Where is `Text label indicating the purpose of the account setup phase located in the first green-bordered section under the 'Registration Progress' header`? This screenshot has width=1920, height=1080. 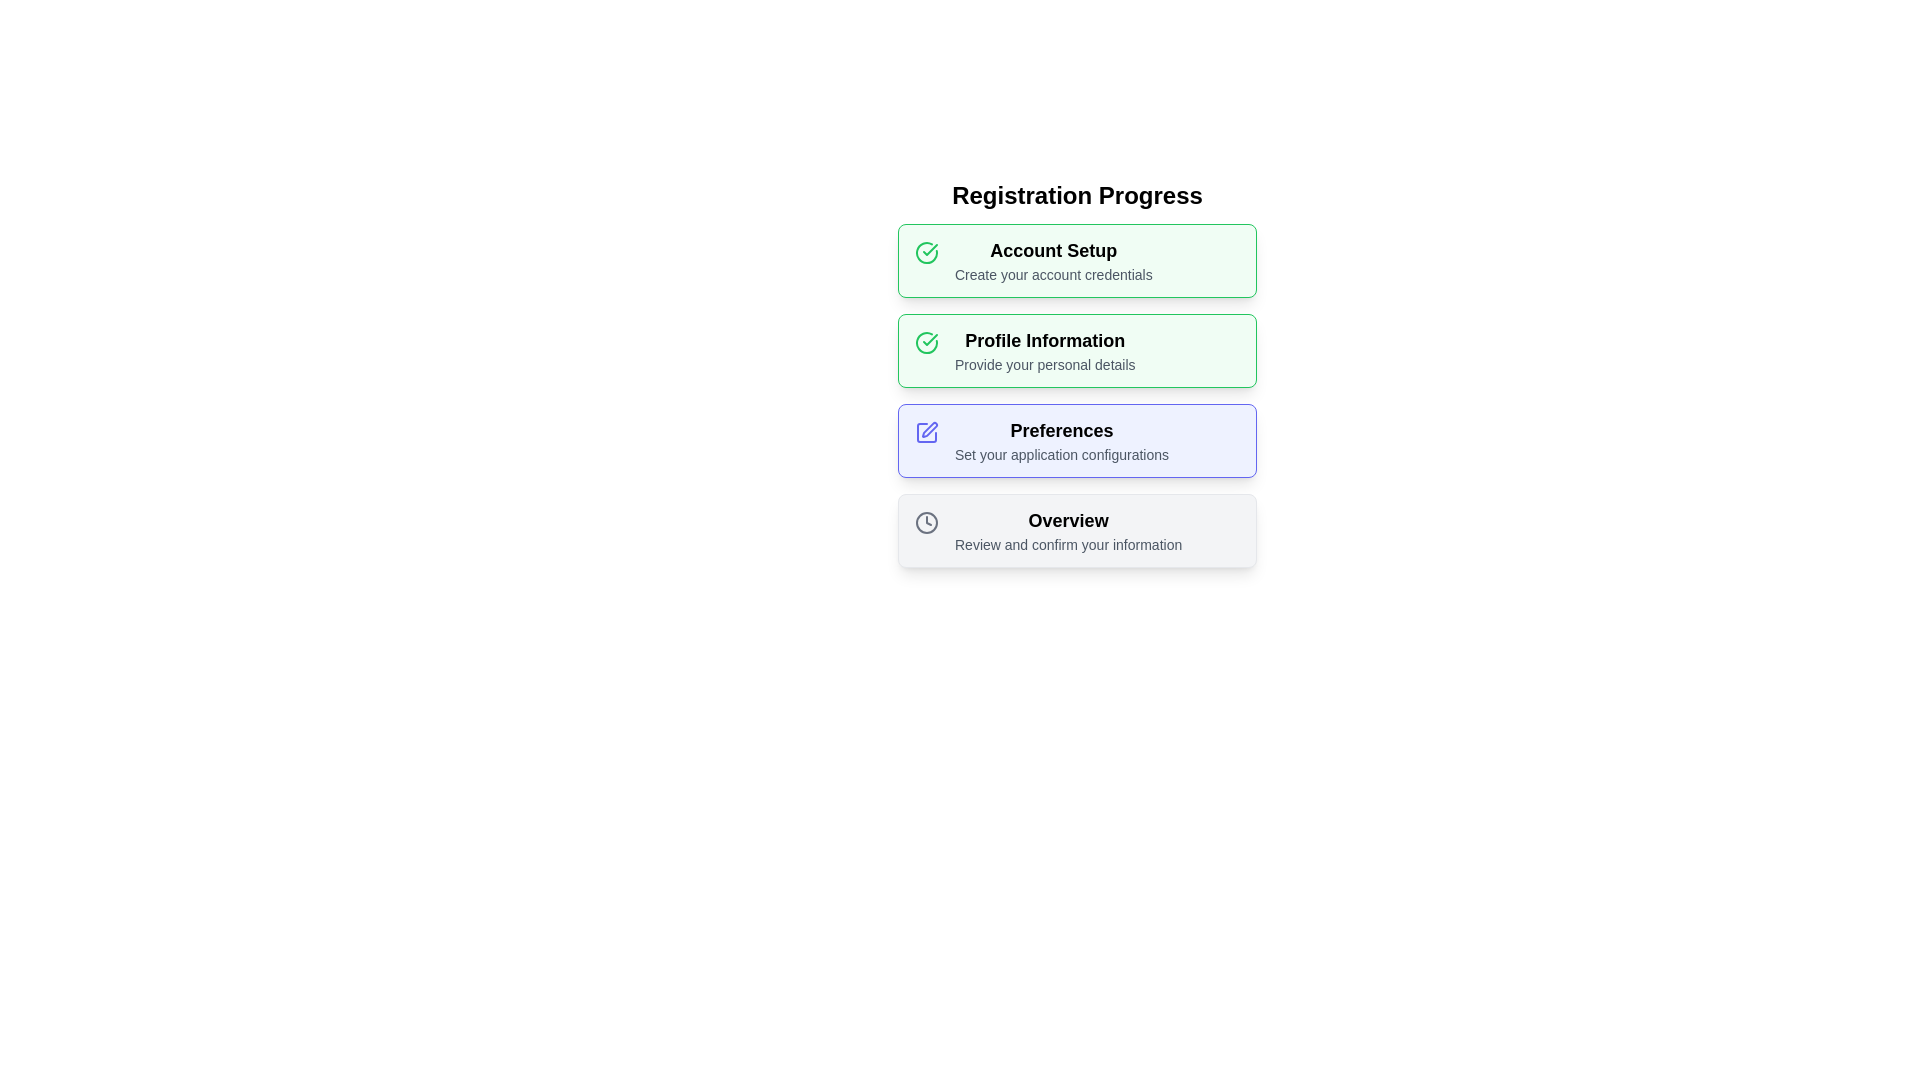
Text label indicating the purpose of the account setup phase located in the first green-bordered section under the 'Registration Progress' header is located at coordinates (1052, 260).